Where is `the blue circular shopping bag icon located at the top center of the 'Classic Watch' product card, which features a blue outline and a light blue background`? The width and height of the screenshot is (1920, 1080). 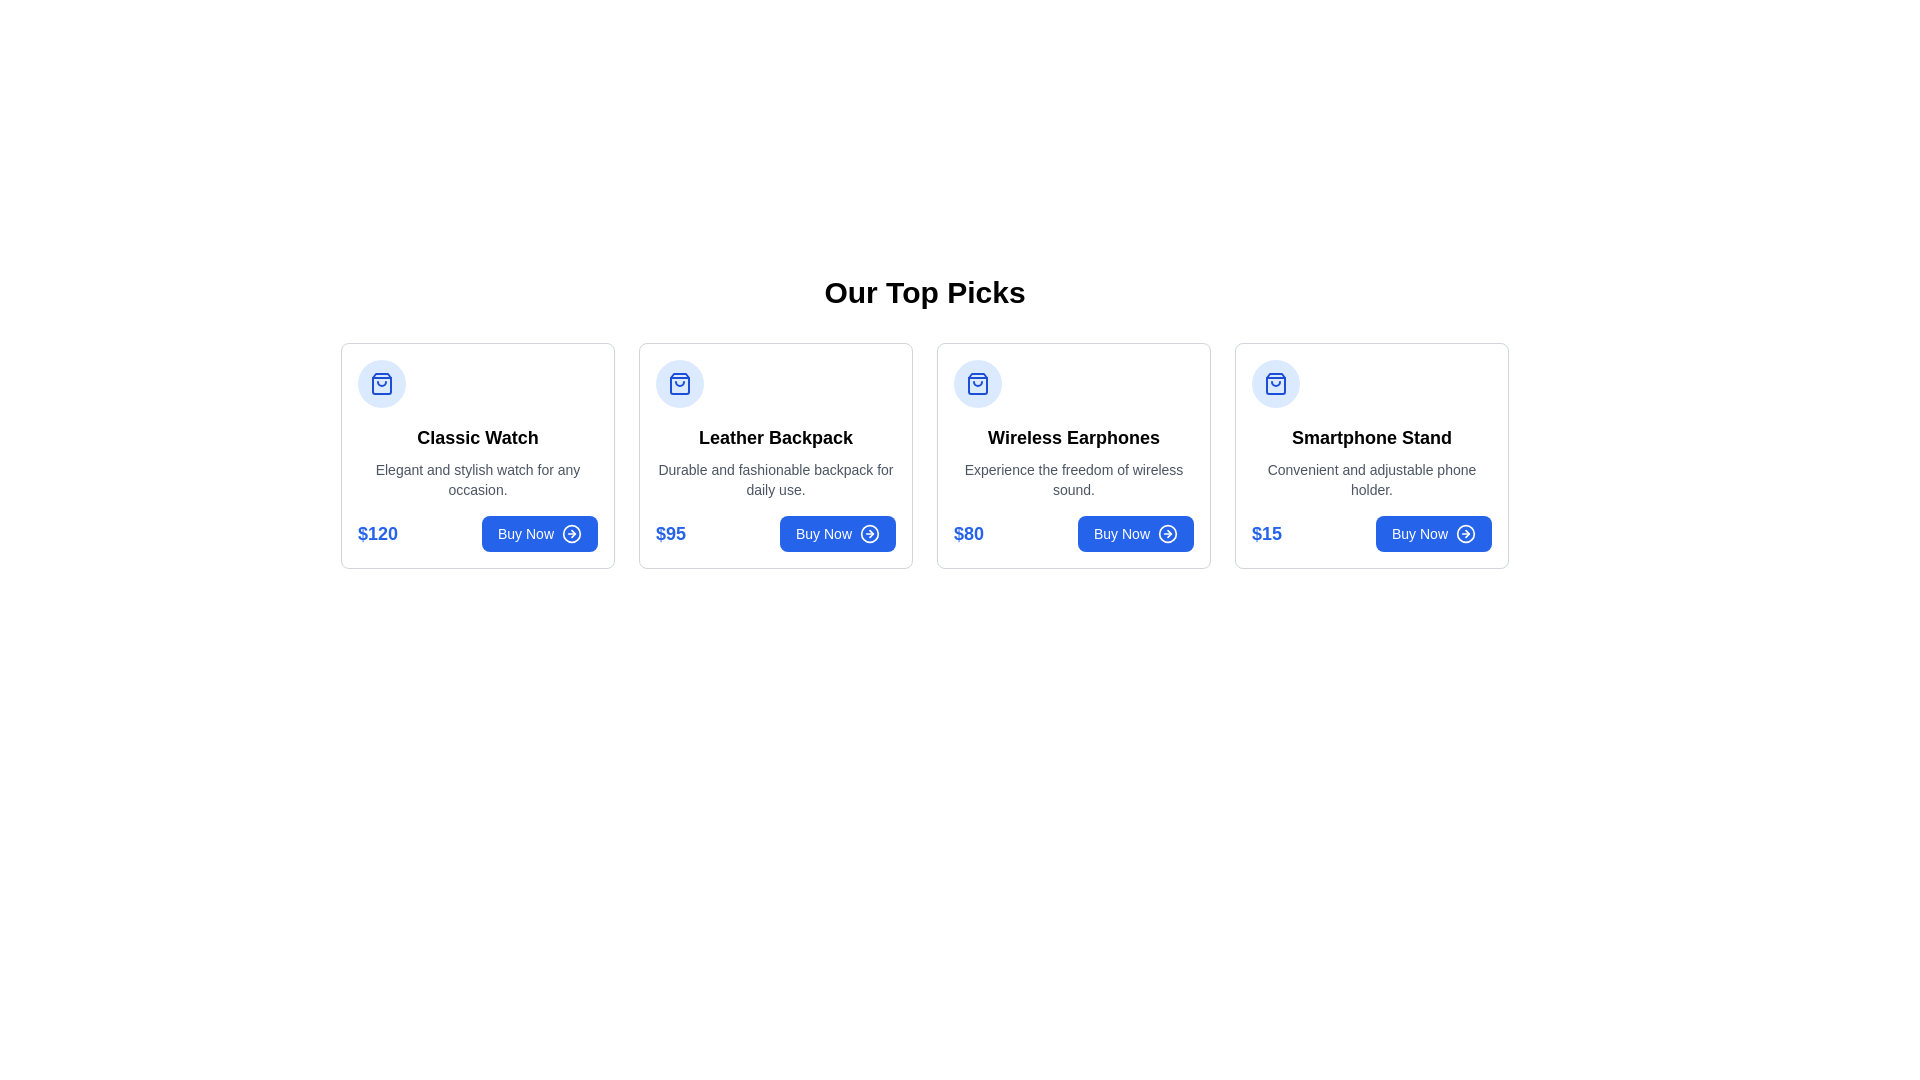 the blue circular shopping bag icon located at the top center of the 'Classic Watch' product card, which features a blue outline and a light blue background is located at coordinates (382, 384).